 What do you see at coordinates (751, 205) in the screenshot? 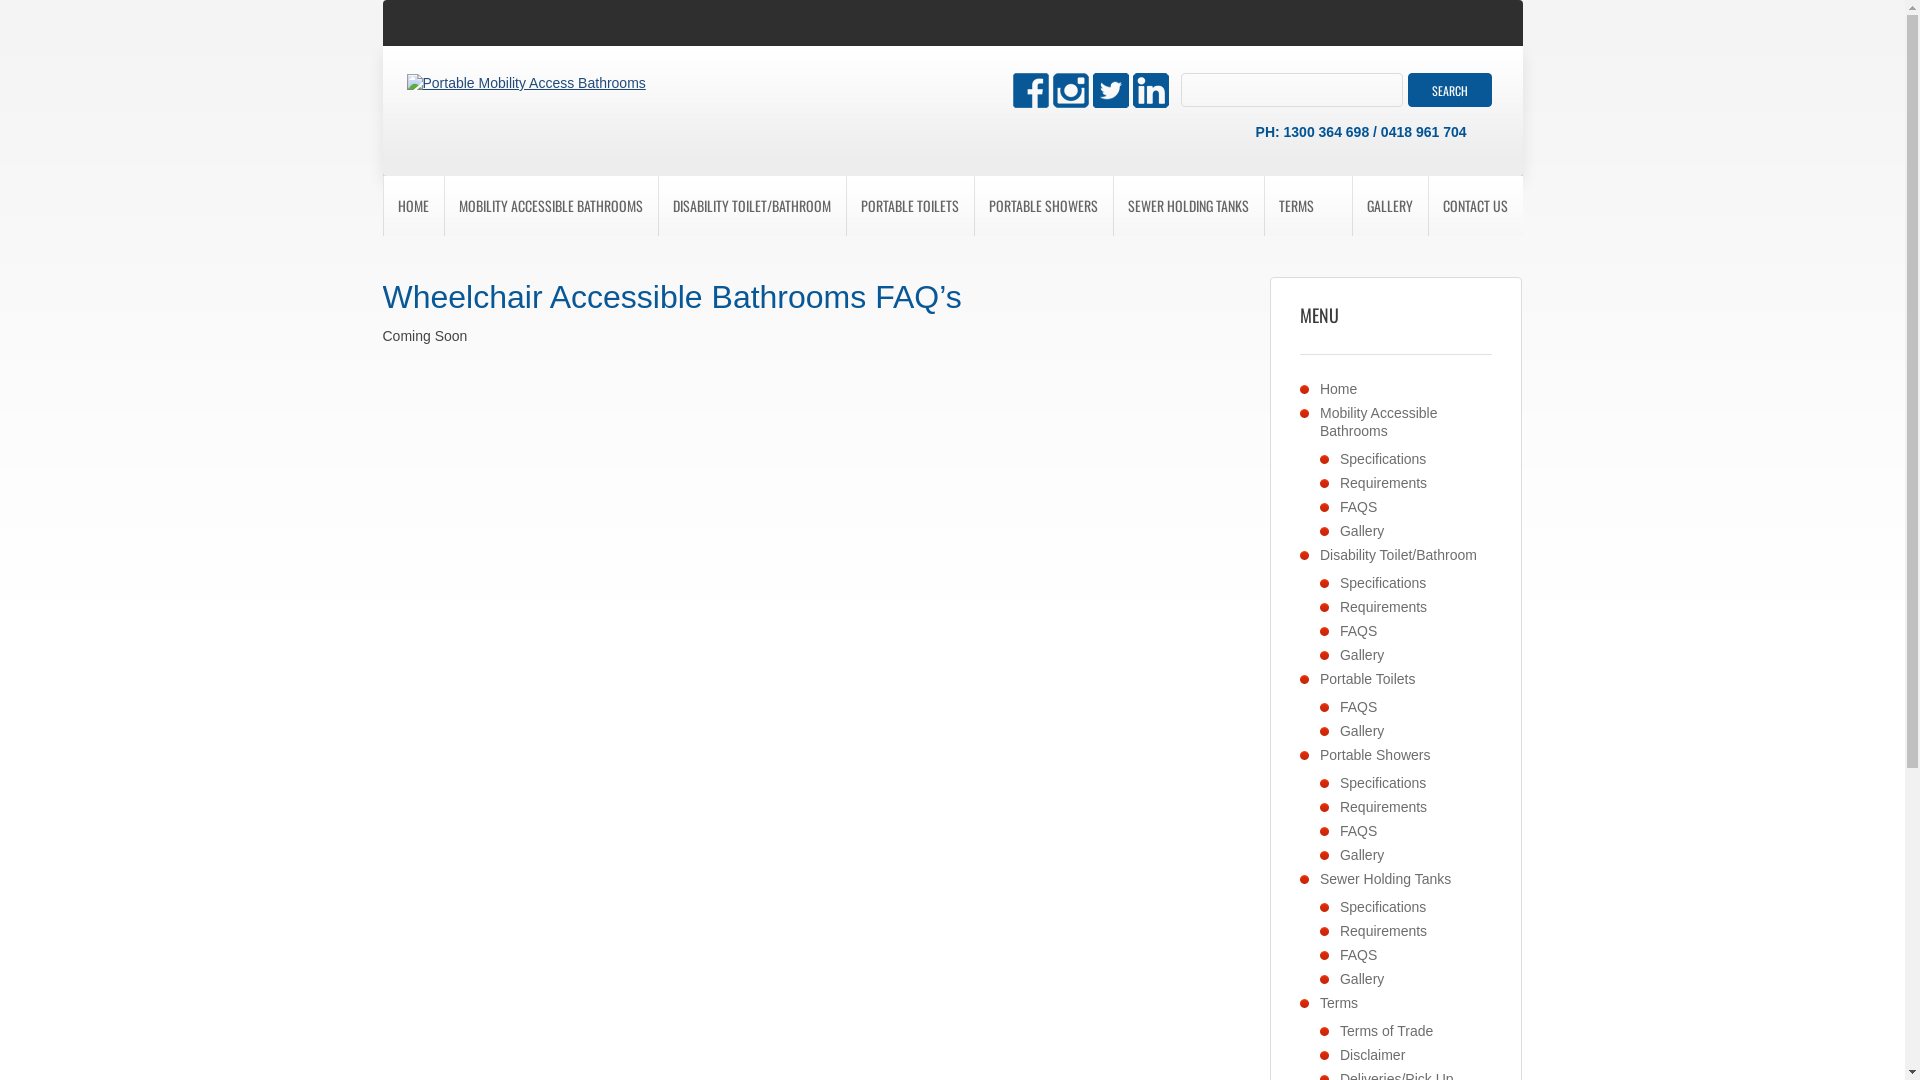
I see `'DISABILITY TOILET/BATHROOM'` at bounding box center [751, 205].